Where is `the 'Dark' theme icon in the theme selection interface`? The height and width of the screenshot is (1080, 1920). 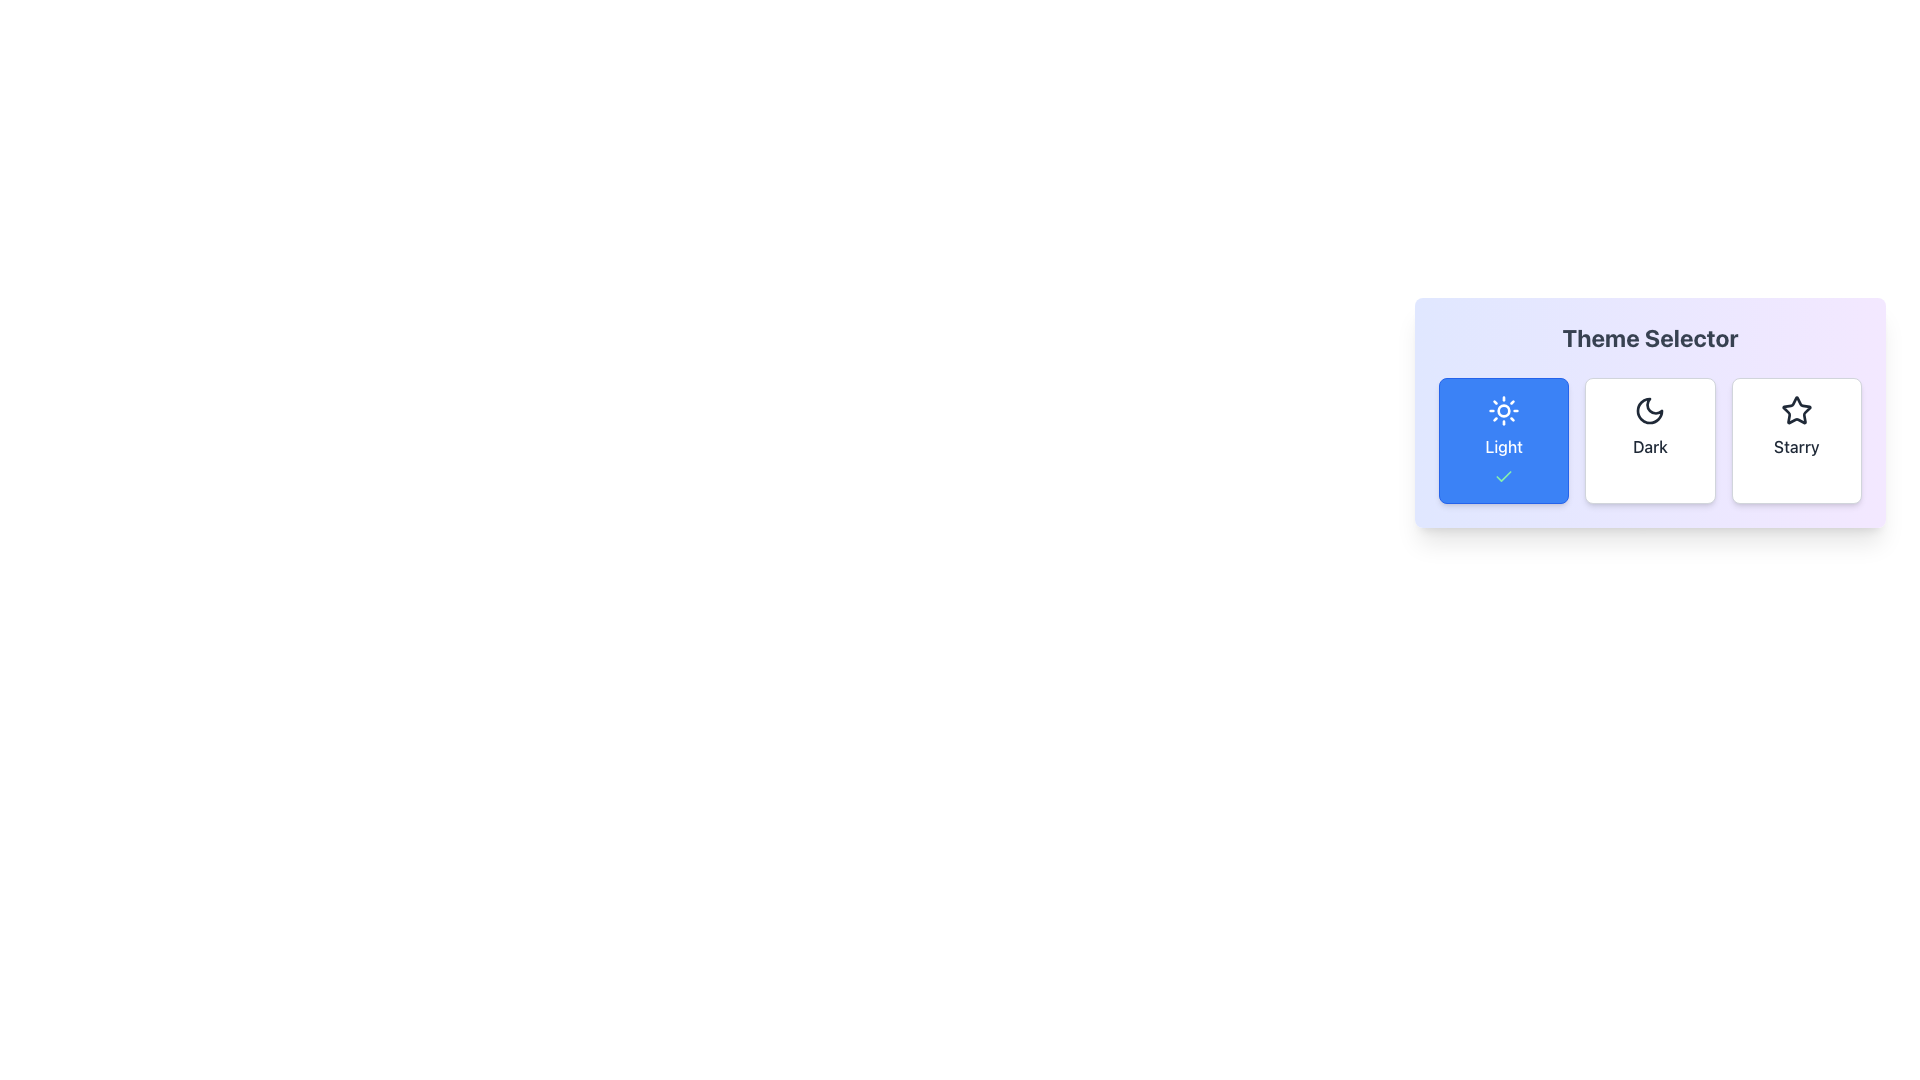
the 'Dark' theme icon in the theme selection interface is located at coordinates (1650, 410).